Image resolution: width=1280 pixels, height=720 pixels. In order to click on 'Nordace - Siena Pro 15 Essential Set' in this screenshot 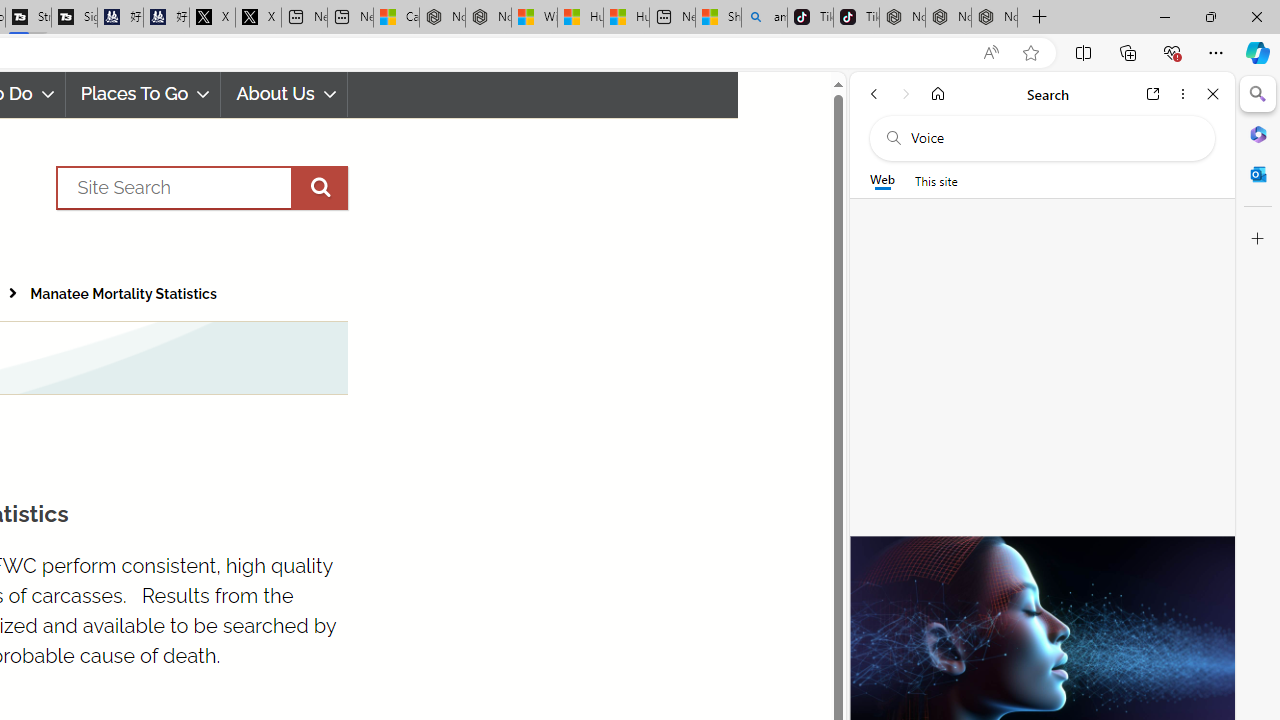, I will do `click(994, 17)`.